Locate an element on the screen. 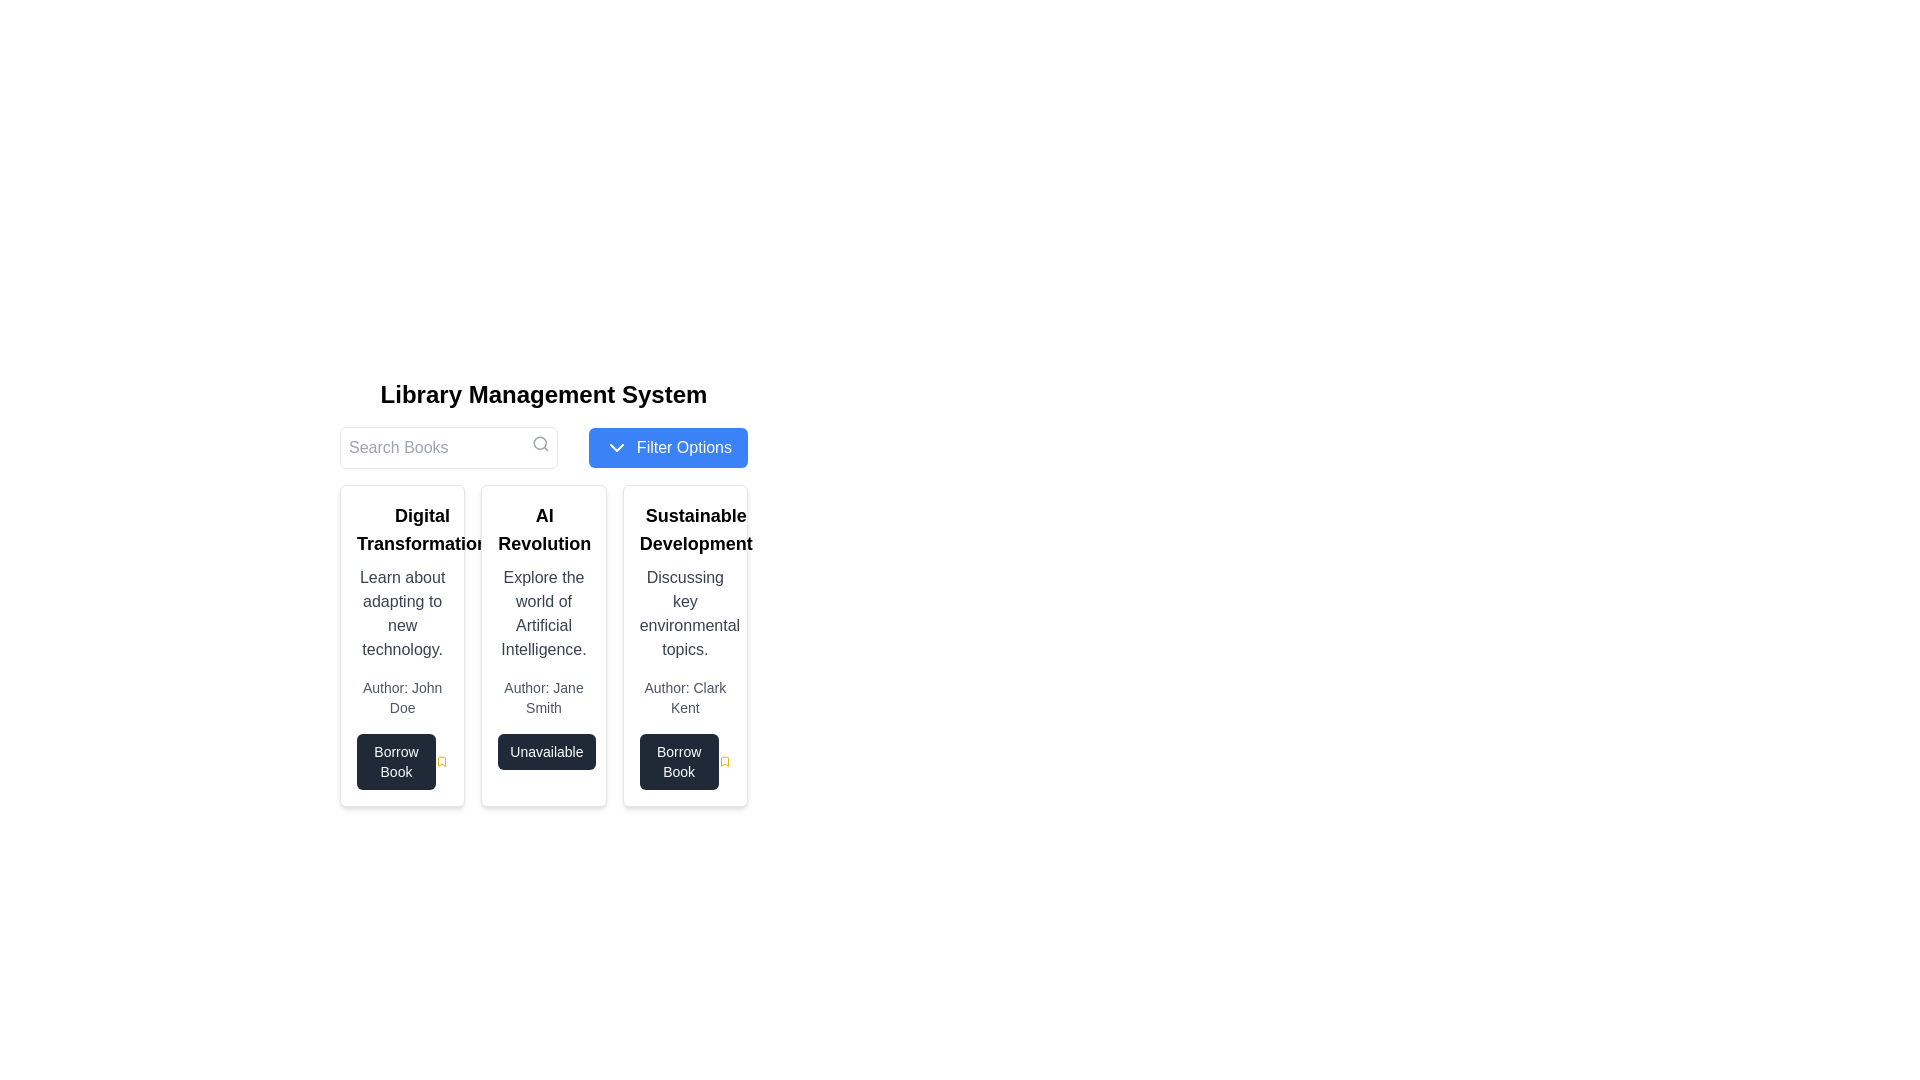  the borrow button located in the first column beneath the text 'Digital Transformation' is located at coordinates (396, 762).